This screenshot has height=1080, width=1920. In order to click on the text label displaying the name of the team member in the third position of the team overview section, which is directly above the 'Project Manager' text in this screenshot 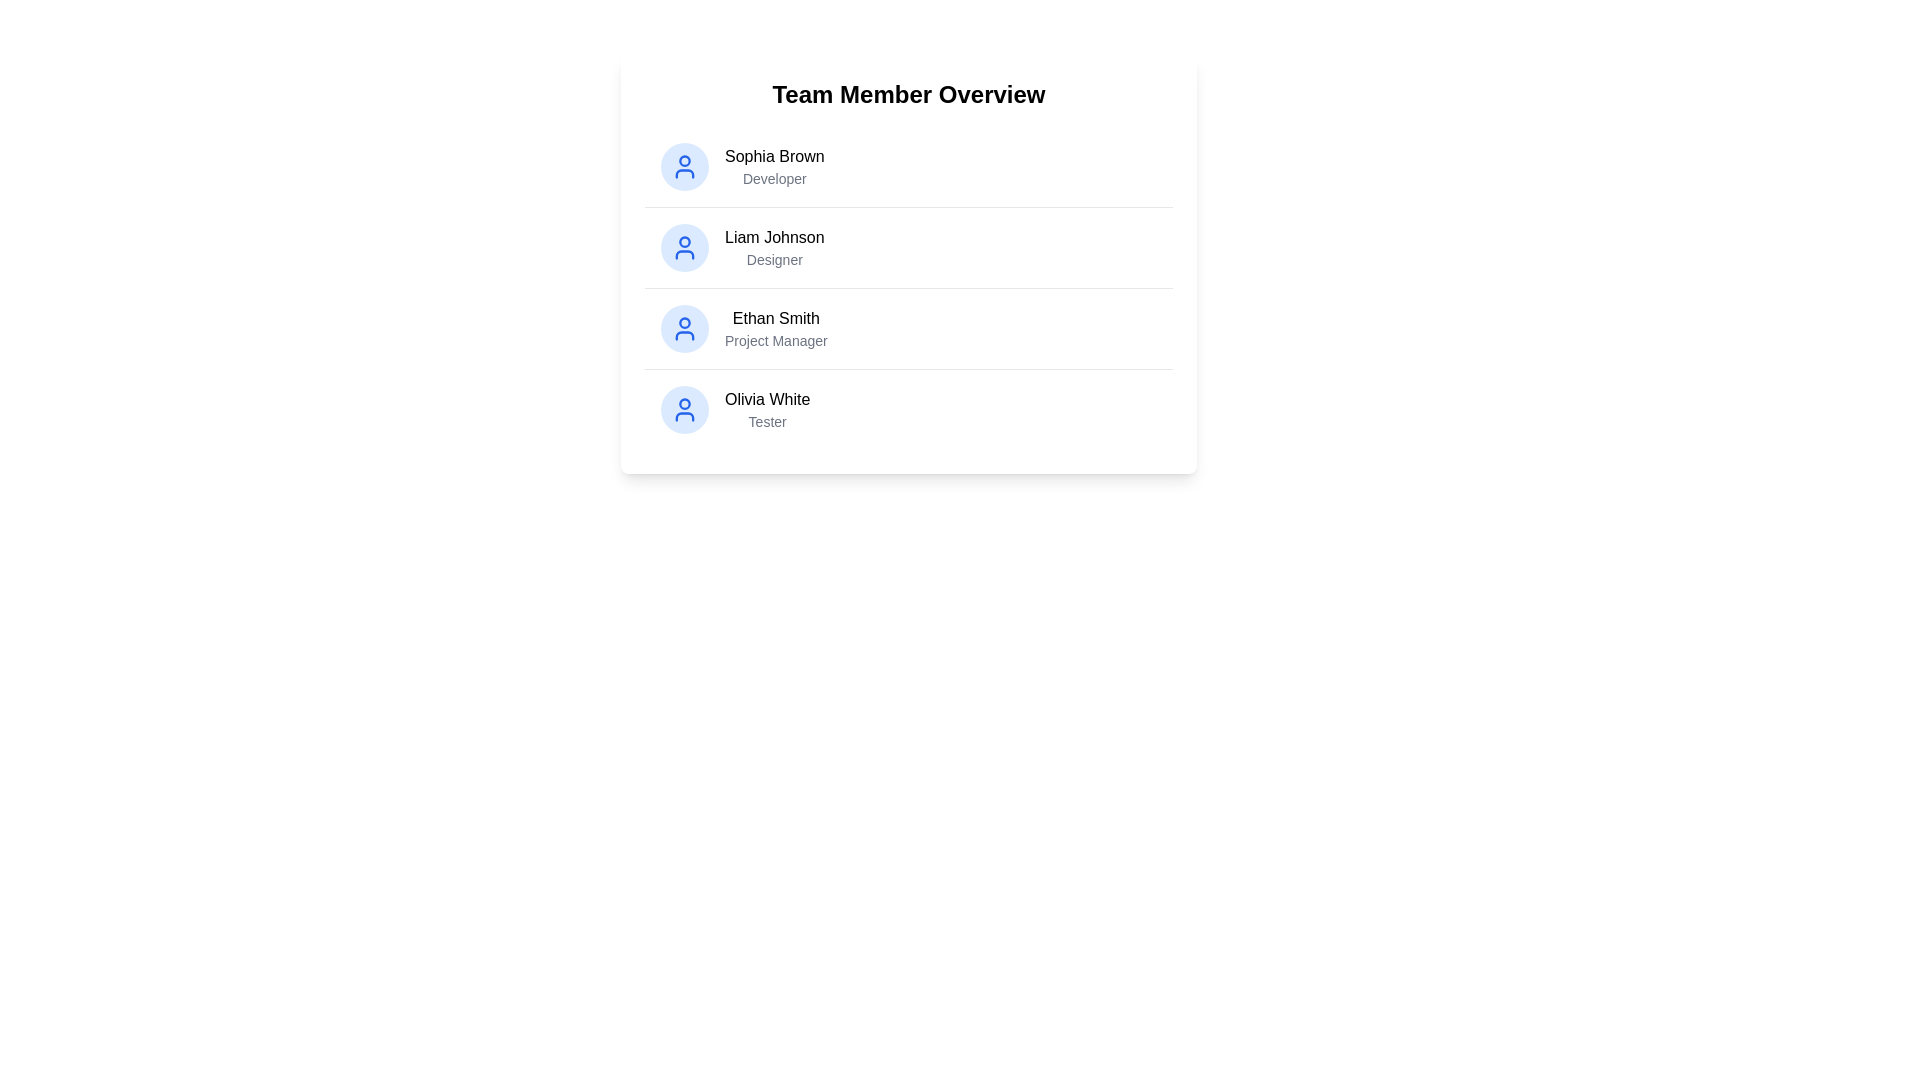, I will do `click(775, 318)`.